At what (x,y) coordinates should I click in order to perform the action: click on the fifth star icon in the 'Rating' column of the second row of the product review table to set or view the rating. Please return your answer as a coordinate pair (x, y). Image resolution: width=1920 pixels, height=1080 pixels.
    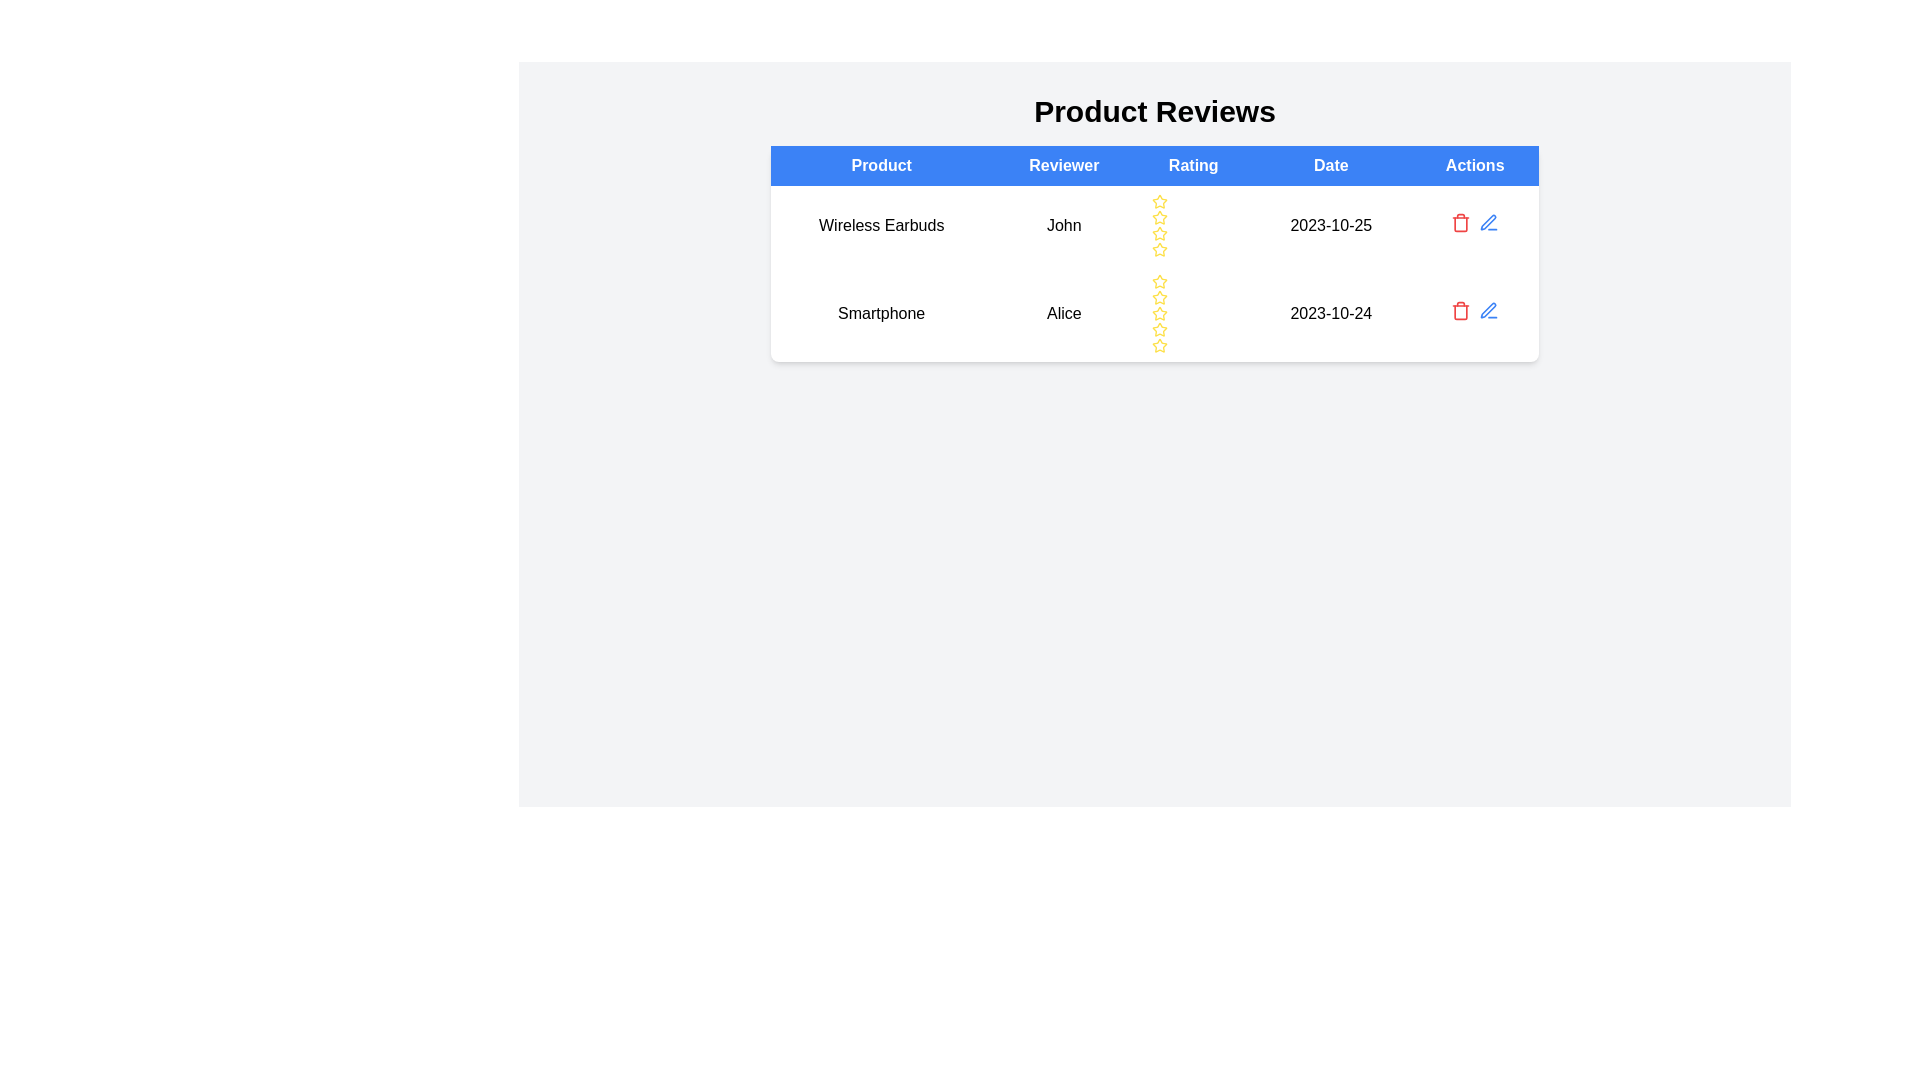
    Looking at the image, I should click on (1160, 313).